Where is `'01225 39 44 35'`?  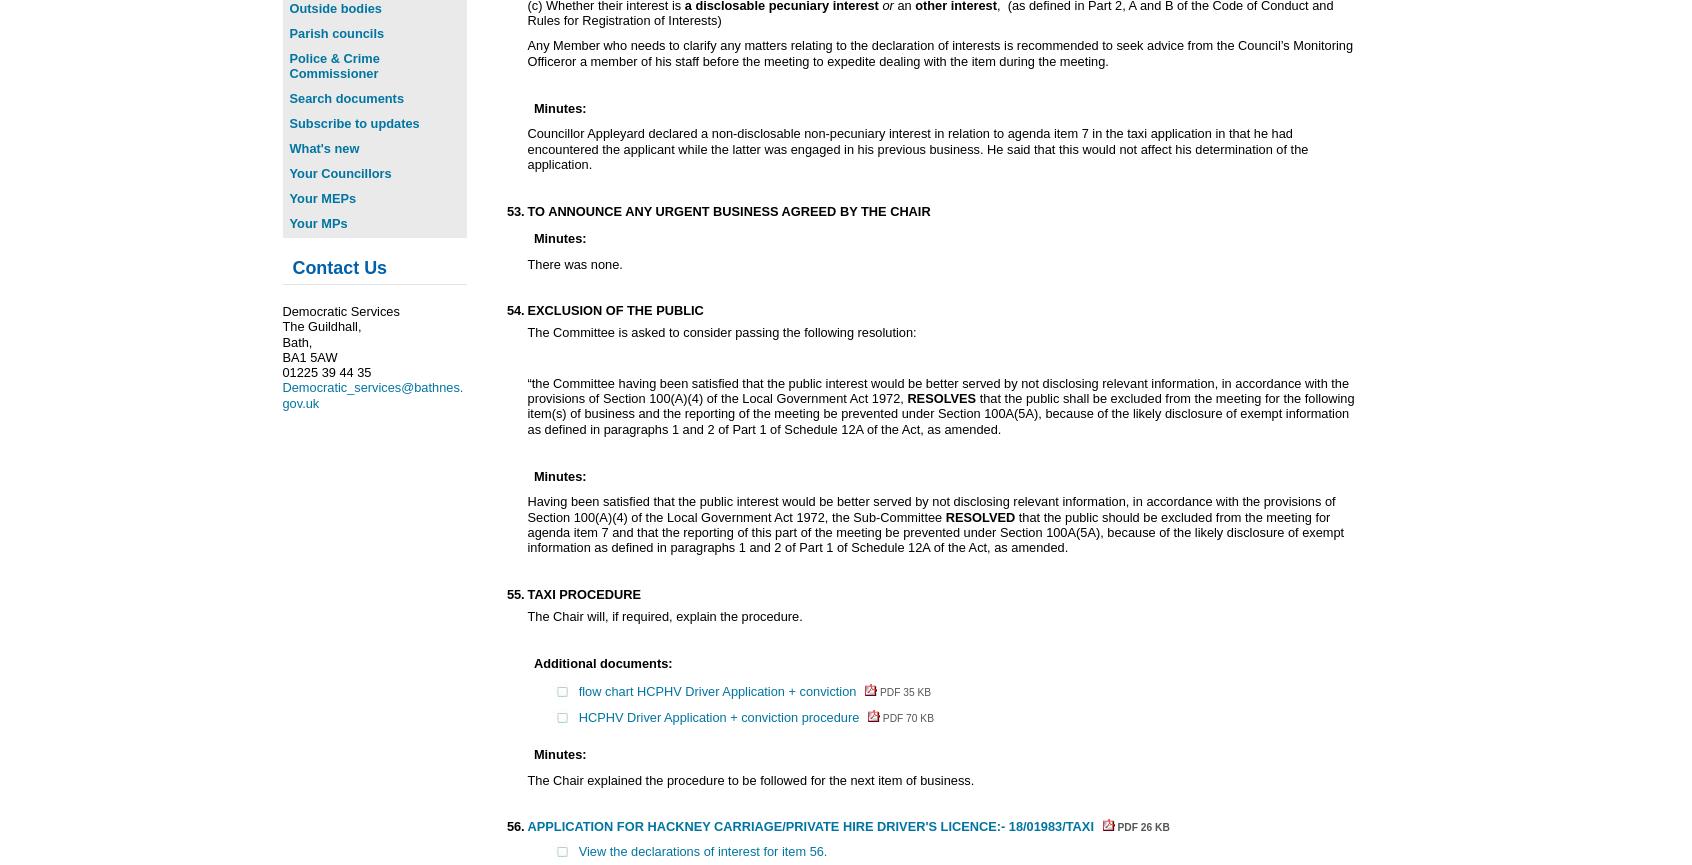
'01225 39 44 35' is located at coordinates (325, 372).